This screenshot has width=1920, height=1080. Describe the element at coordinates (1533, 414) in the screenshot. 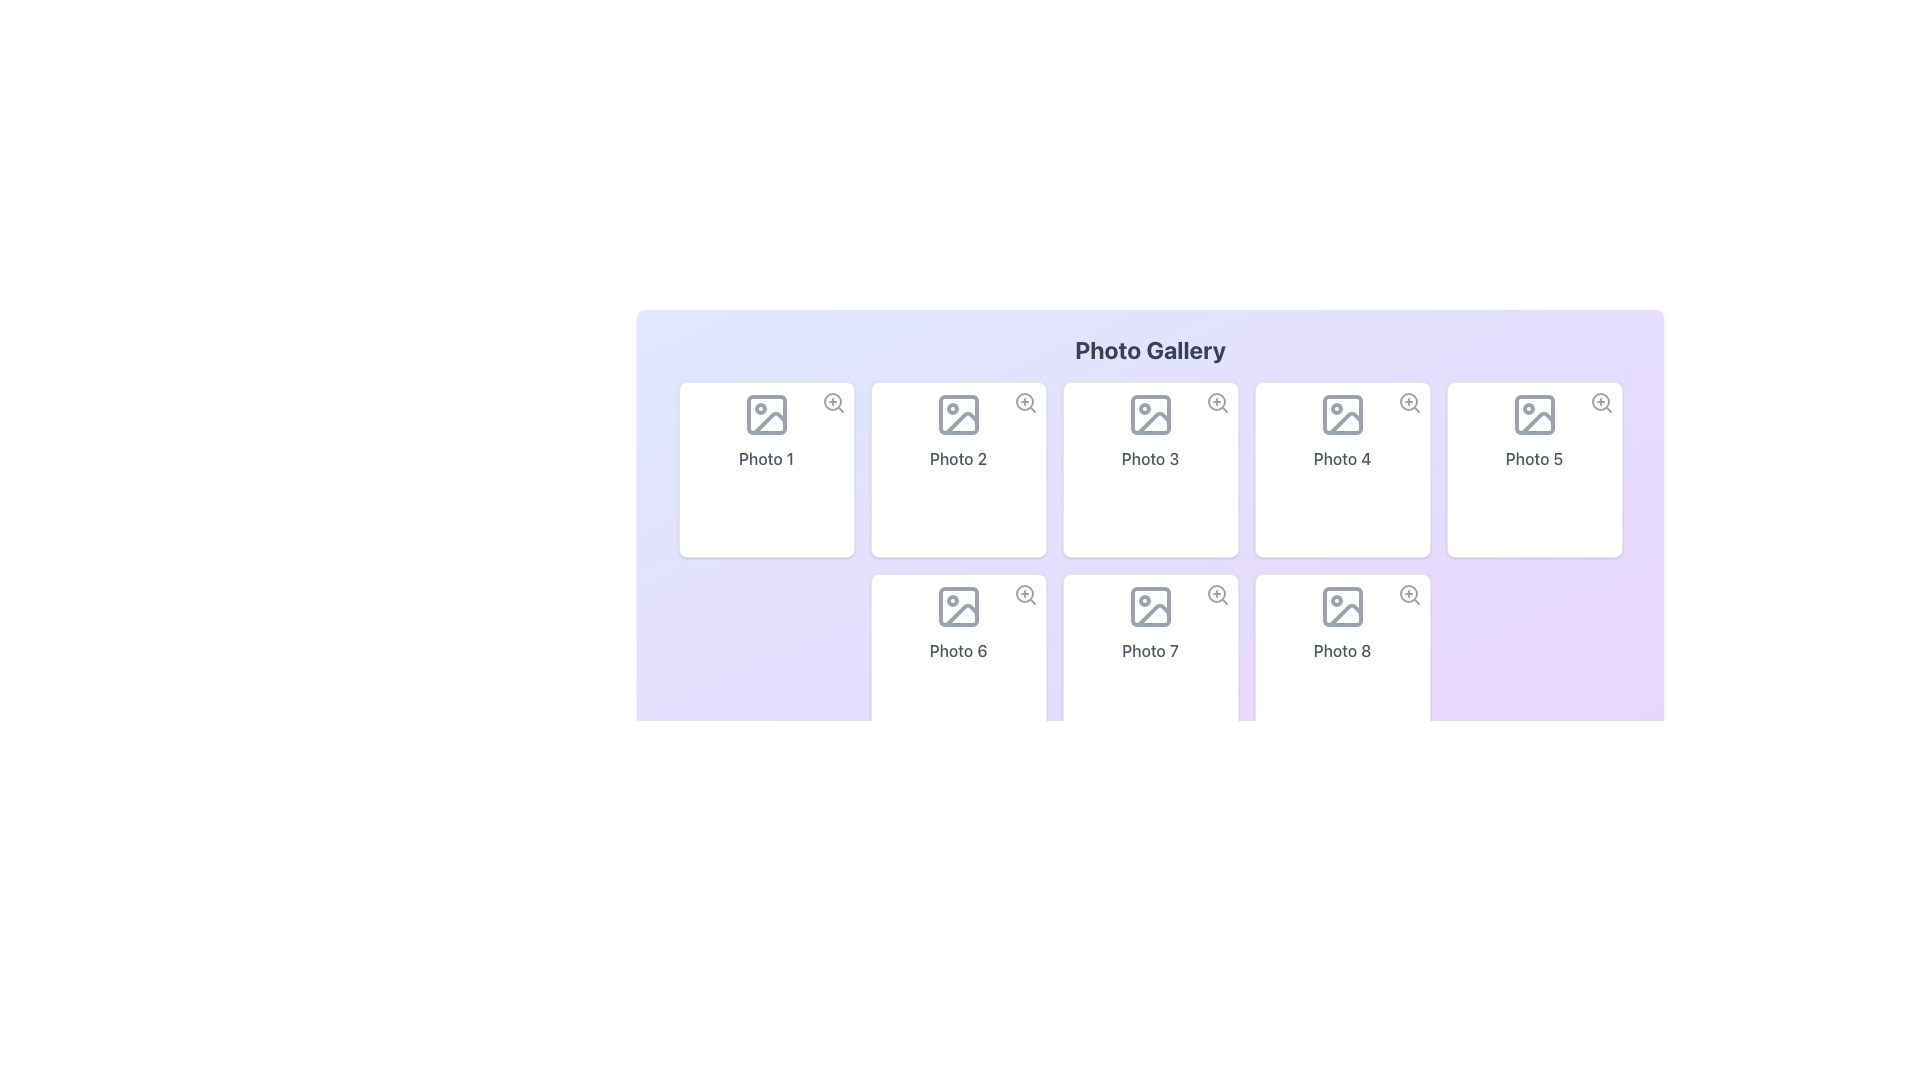

I see `the rectangular icon element within the photo placeholder labeled 'Photo 5' in the second row of the photo gallery grid` at that location.